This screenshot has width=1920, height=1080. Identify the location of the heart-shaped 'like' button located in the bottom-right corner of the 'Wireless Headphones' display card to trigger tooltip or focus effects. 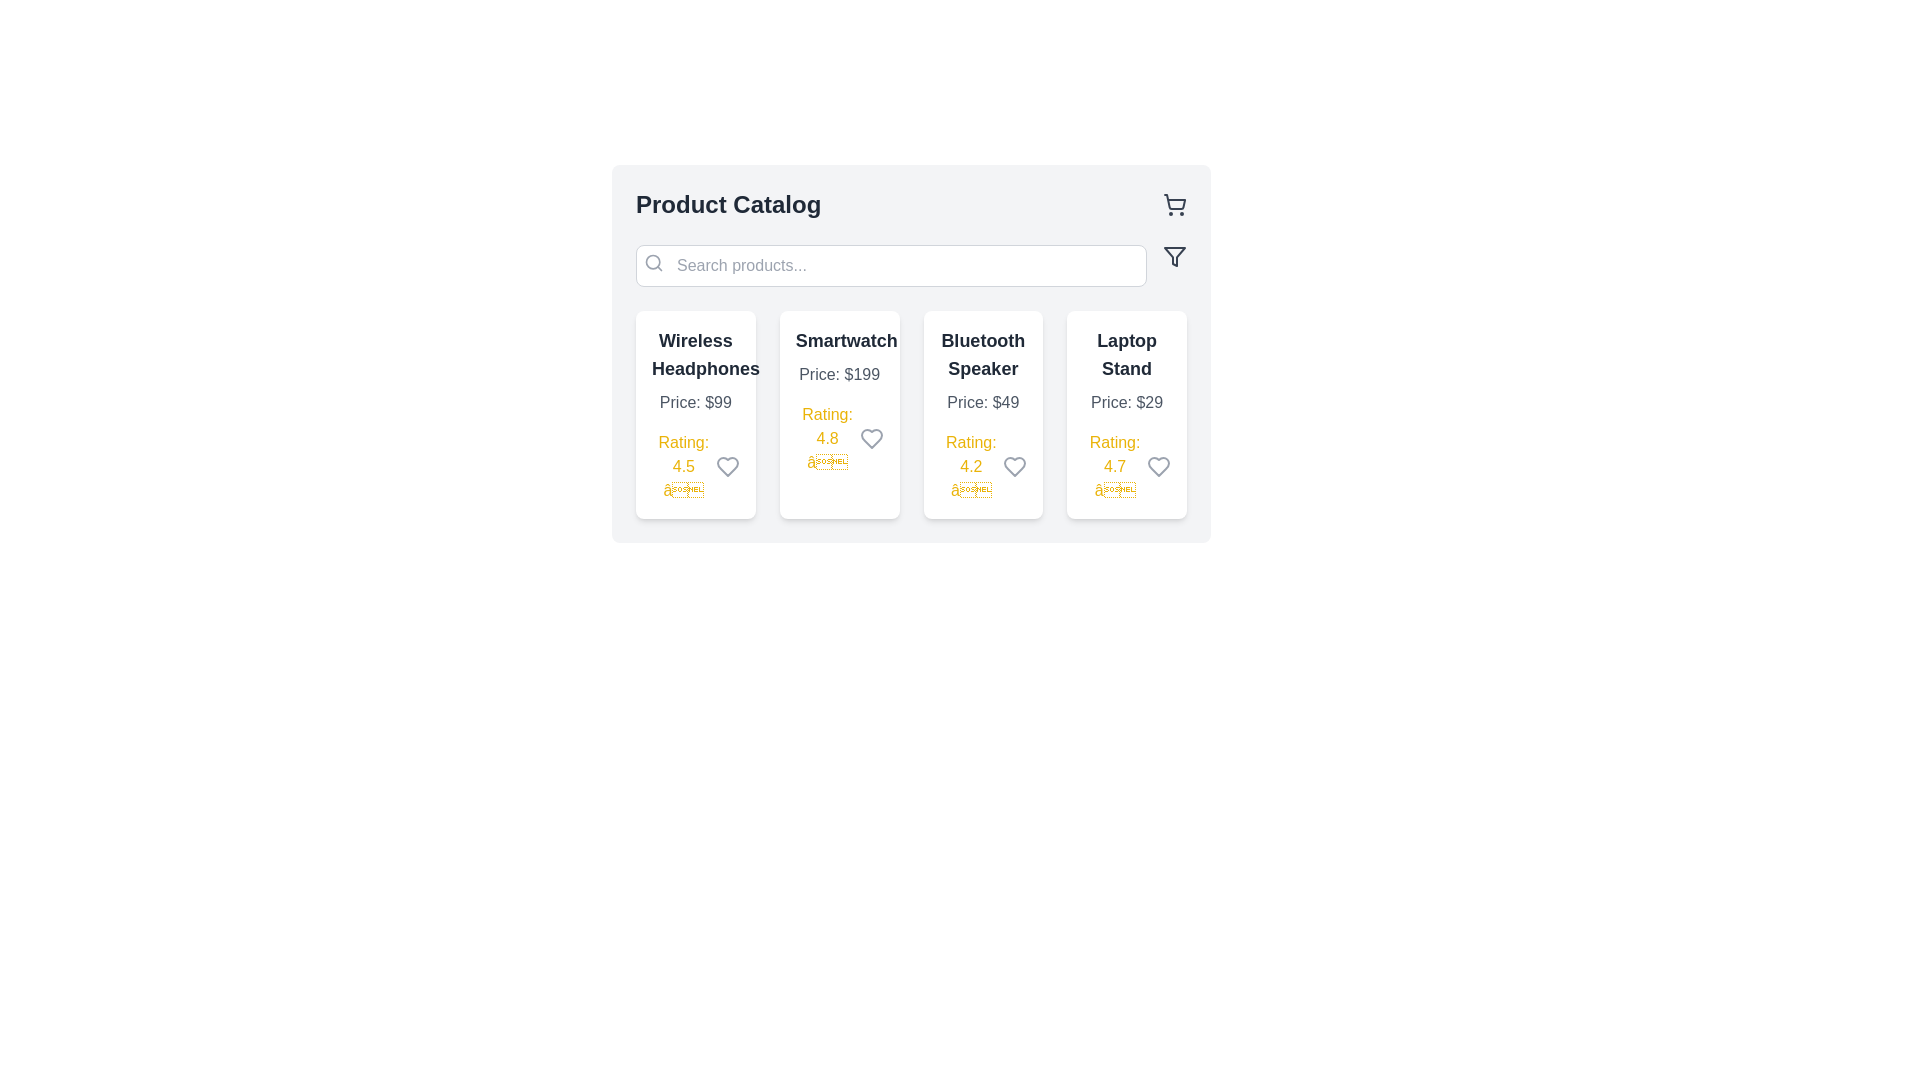
(726, 466).